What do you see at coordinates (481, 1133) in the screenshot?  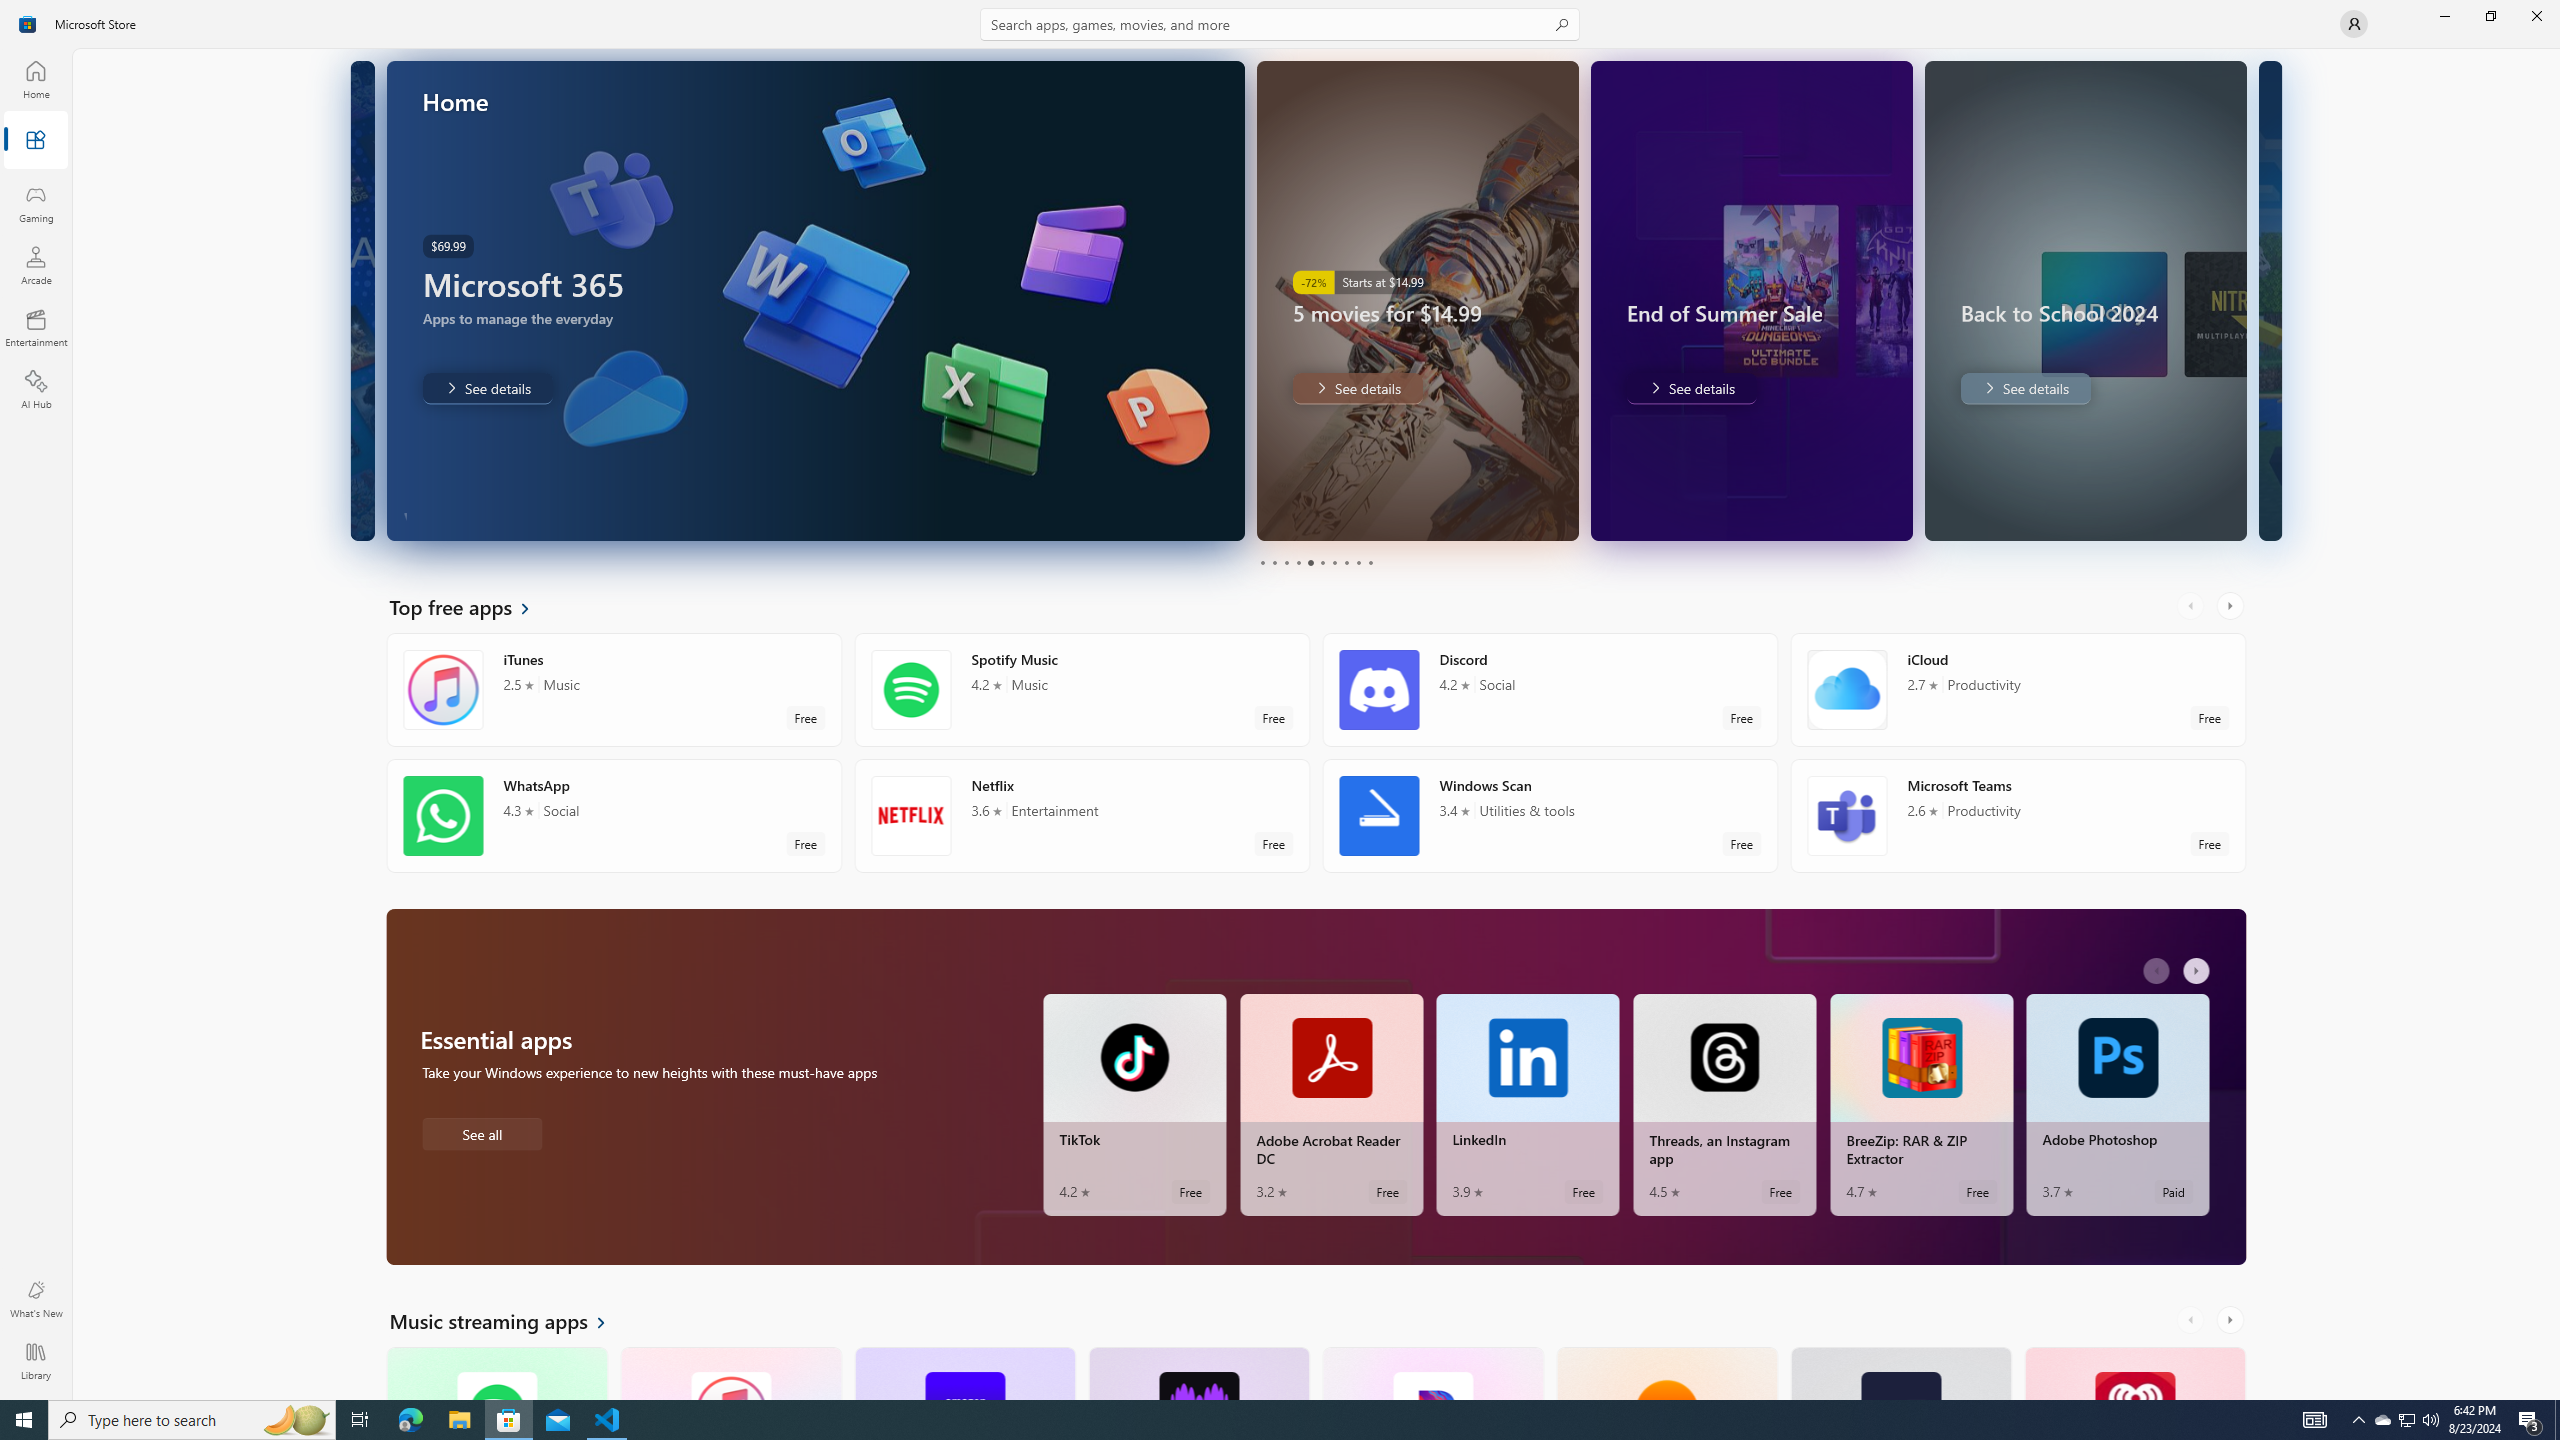 I see `'See all  Essential apps'` at bounding box center [481, 1133].